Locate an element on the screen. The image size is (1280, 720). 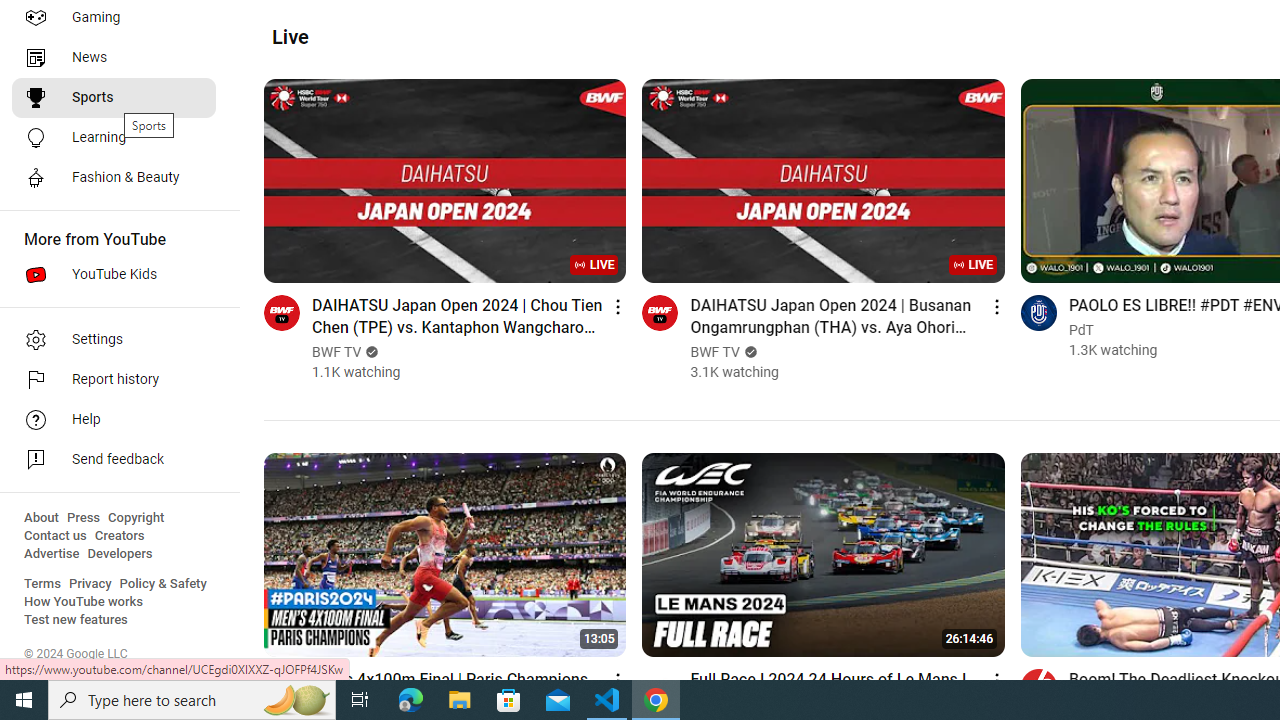
'How YouTube works' is located at coordinates (82, 601).